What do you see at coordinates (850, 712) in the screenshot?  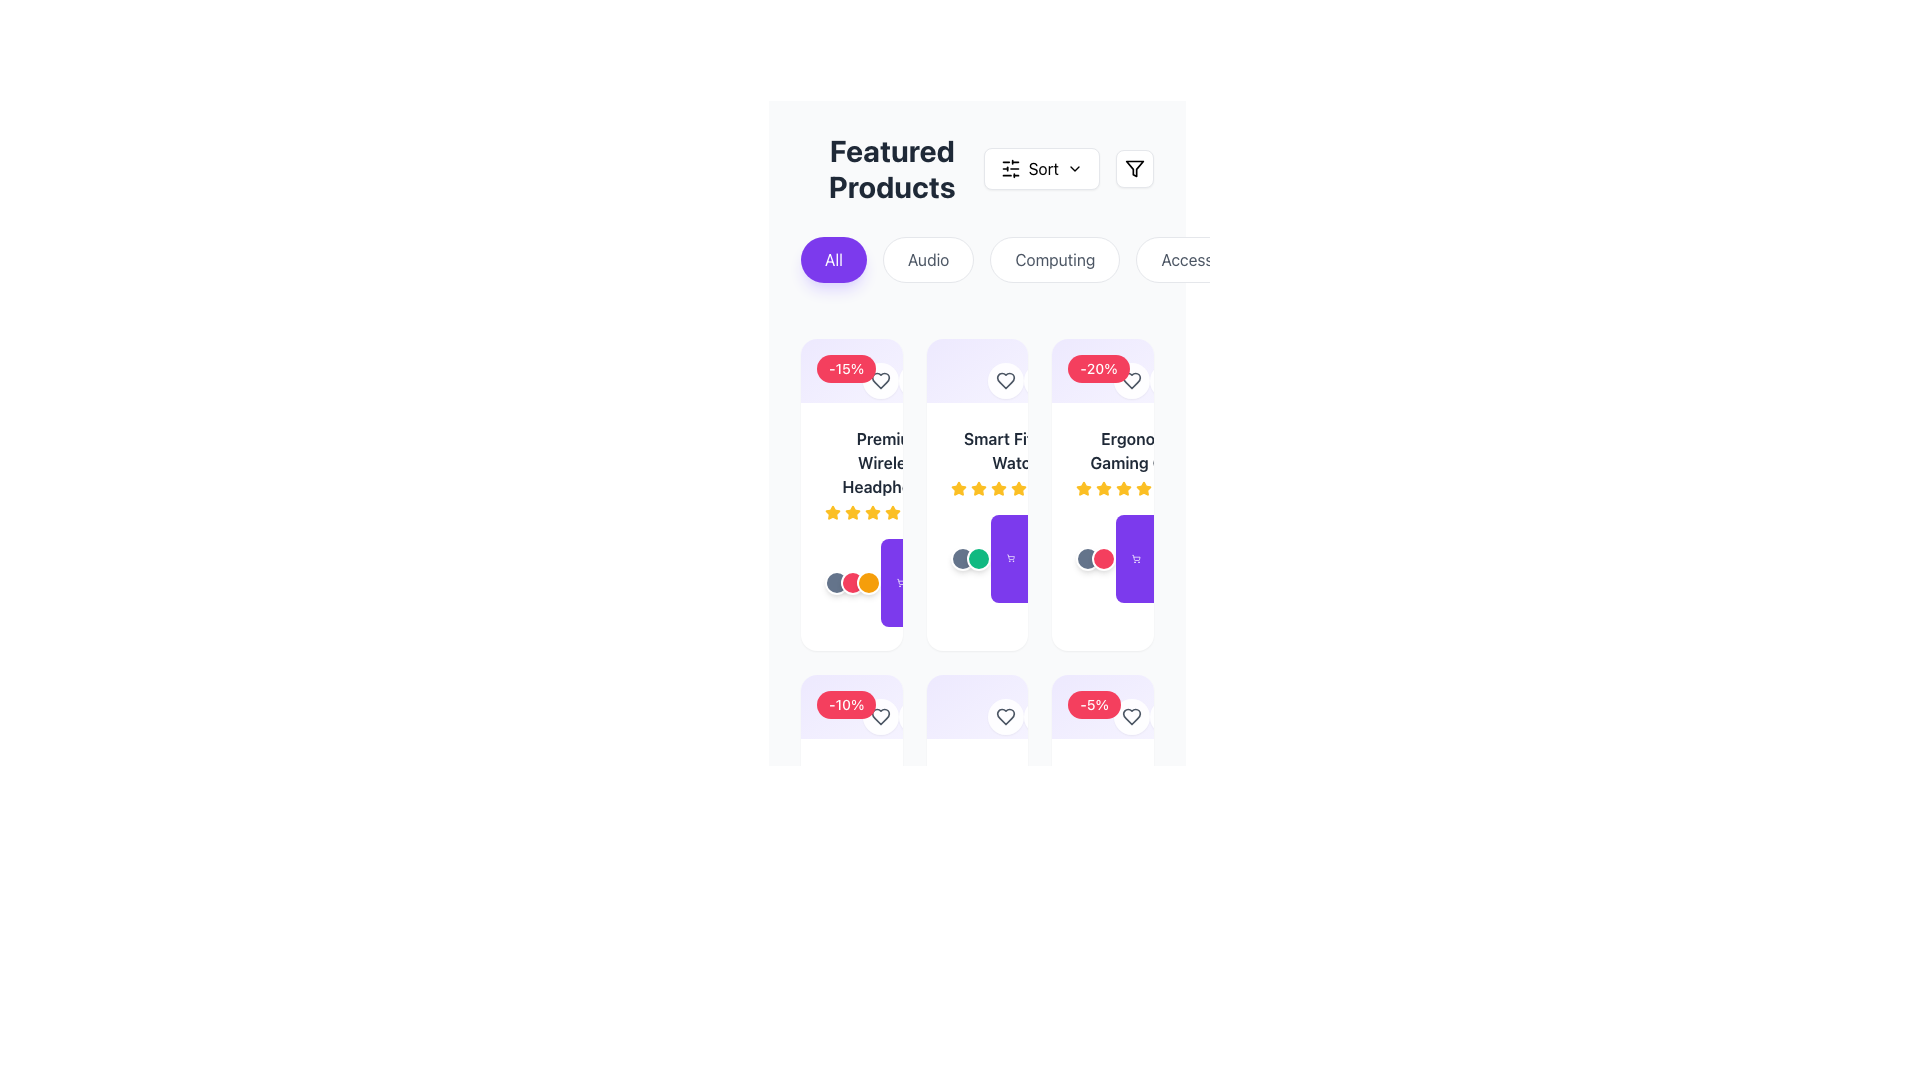 I see `the discount percentage label located at the top-left side of the product card, above the main product information and next to the heart icon for favorites` at bounding box center [850, 712].